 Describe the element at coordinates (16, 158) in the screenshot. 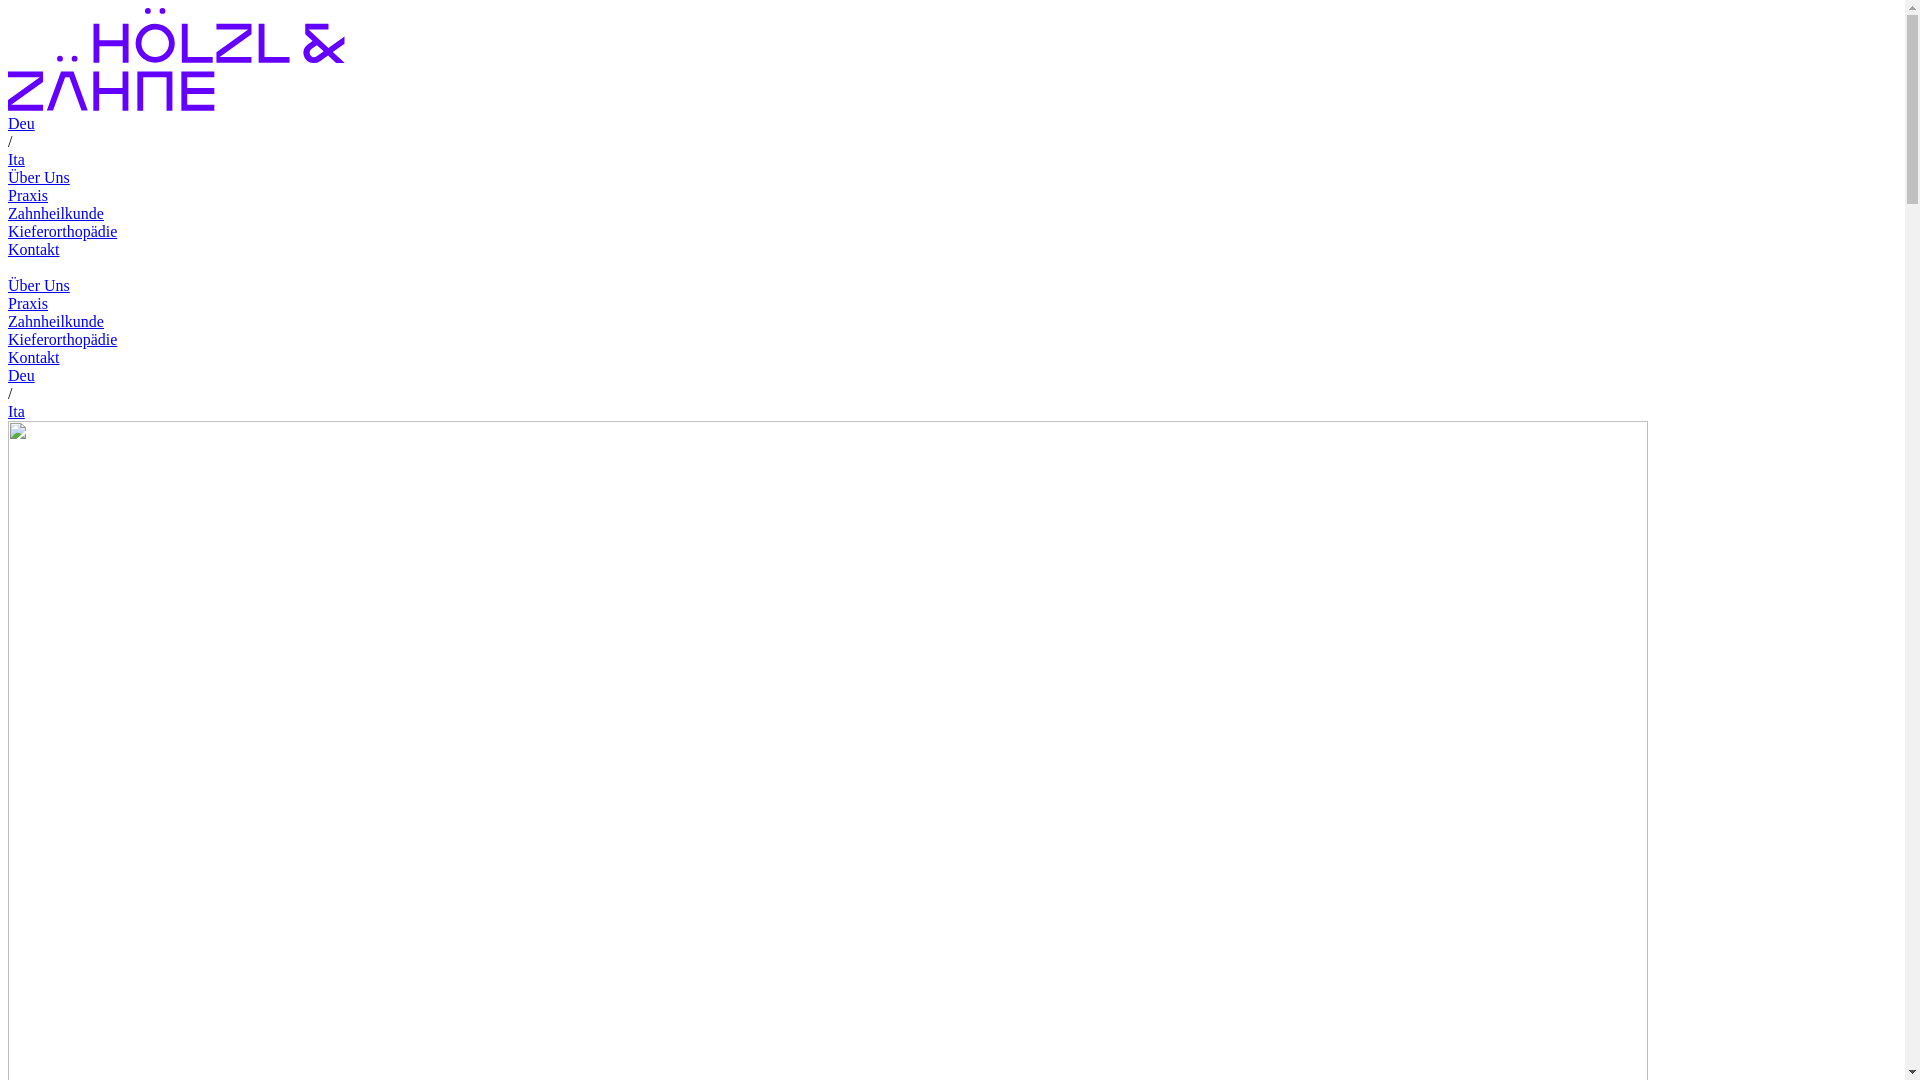

I see `'Ita'` at that location.